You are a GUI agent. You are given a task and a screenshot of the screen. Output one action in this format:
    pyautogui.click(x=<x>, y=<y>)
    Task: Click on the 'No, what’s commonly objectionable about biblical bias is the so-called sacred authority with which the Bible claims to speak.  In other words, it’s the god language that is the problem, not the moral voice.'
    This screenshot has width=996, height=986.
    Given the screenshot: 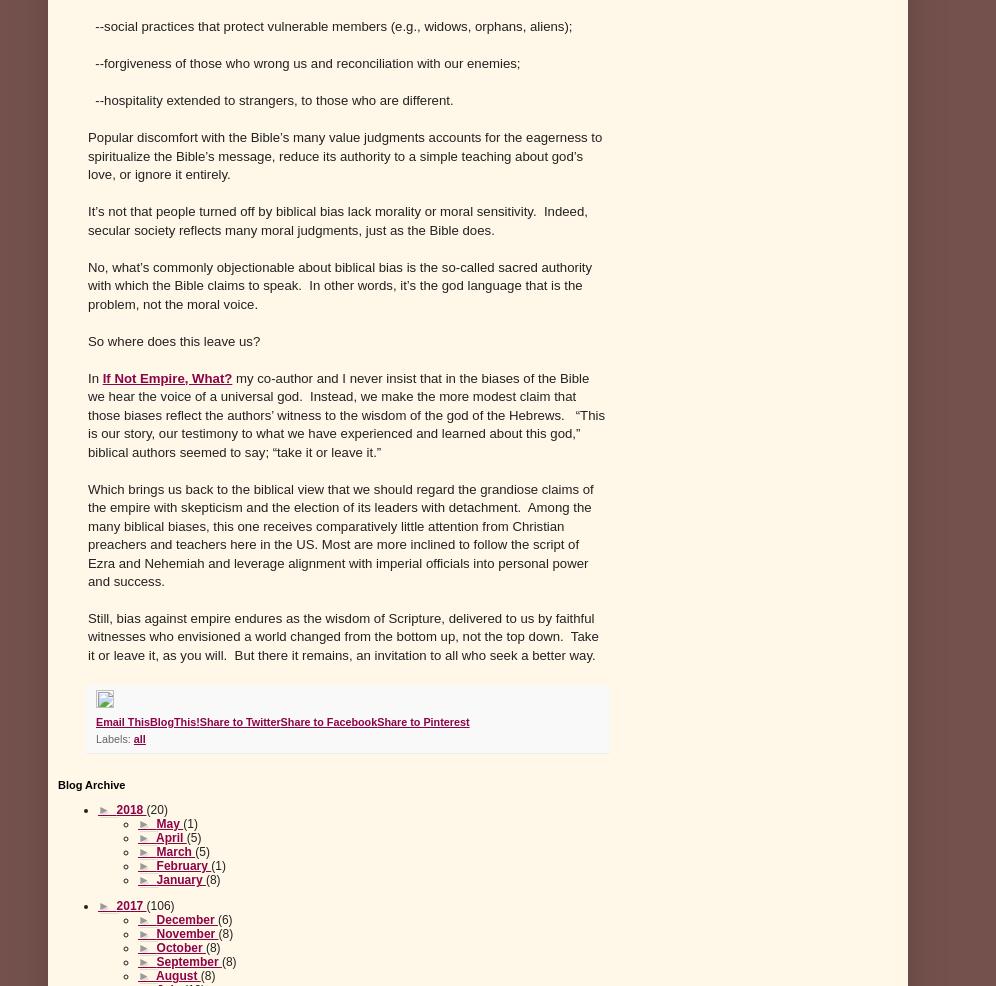 What is the action you would take?
    pyautogui.click(x=340, y=284)
    